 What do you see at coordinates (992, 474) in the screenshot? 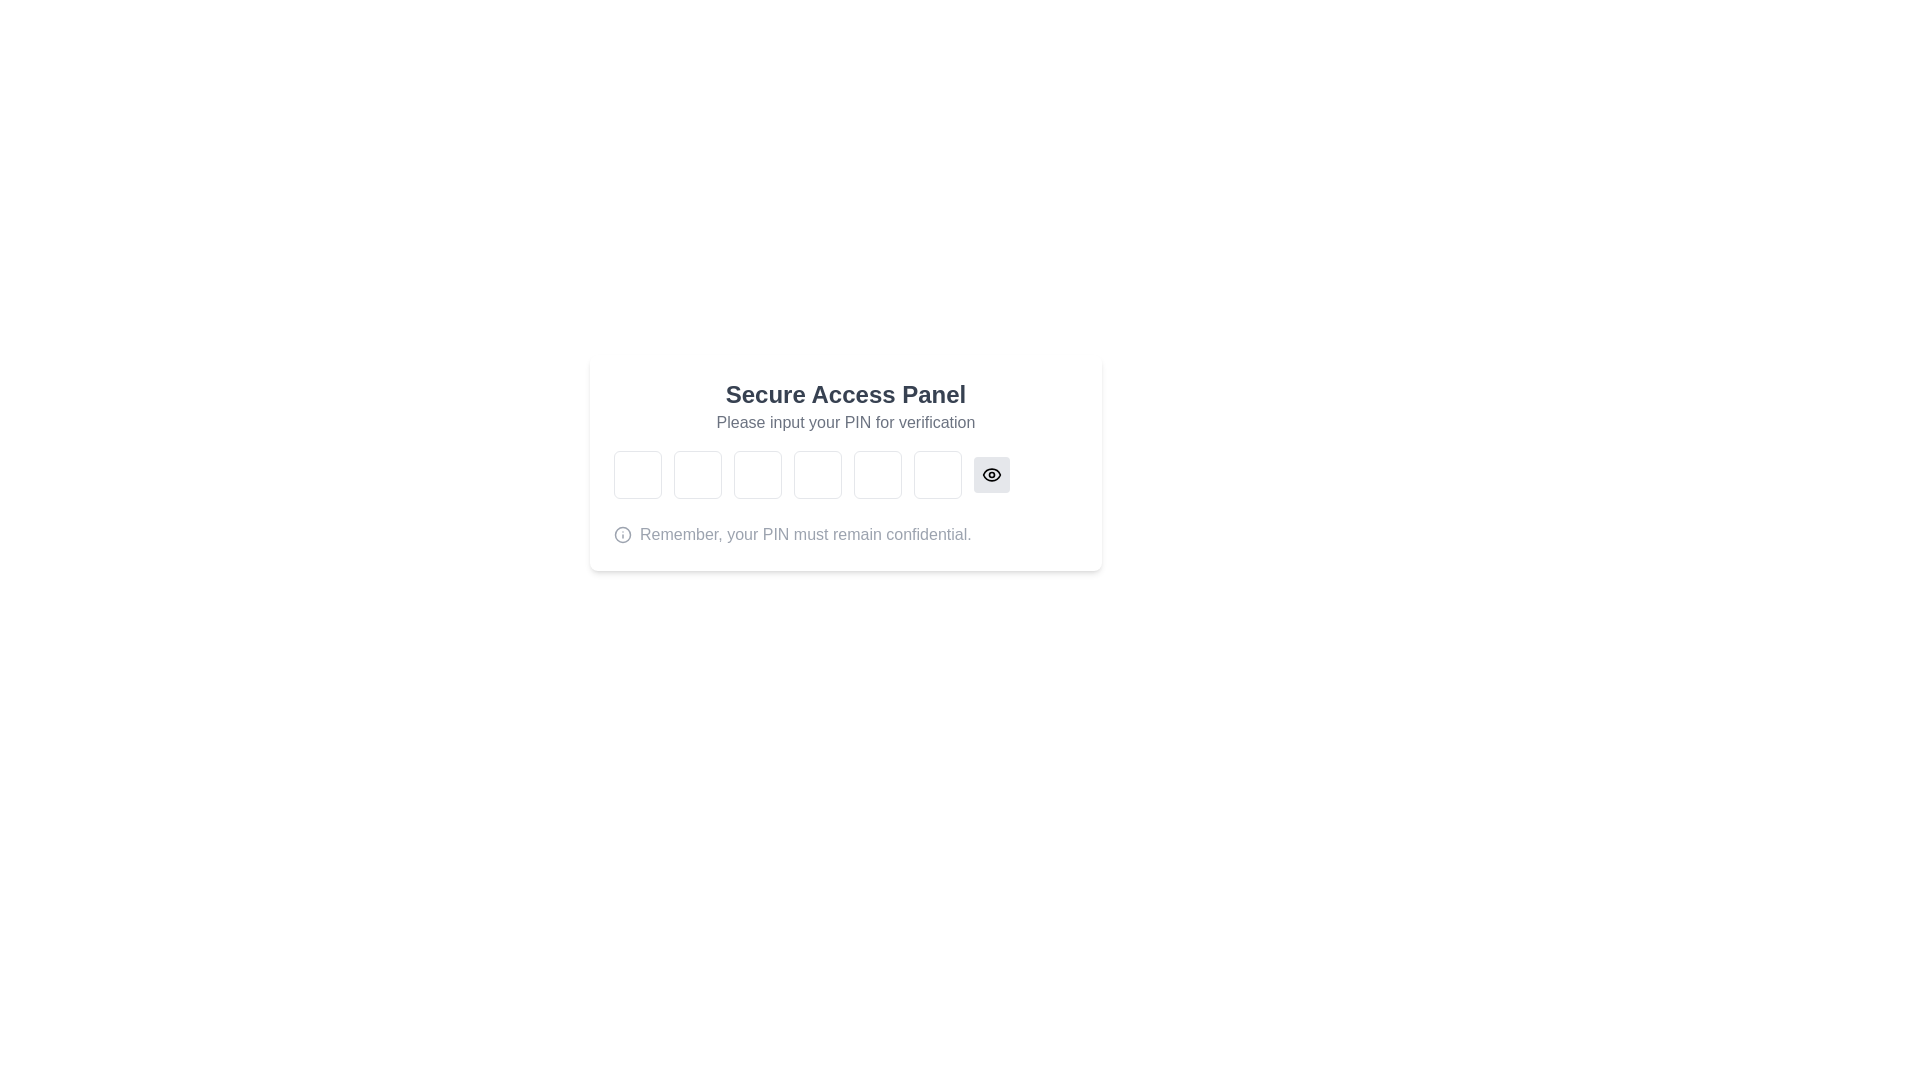
I see `the toggle button located to the right of the six square password input fields to activate its hover styles` at bounding box center [992, 474].